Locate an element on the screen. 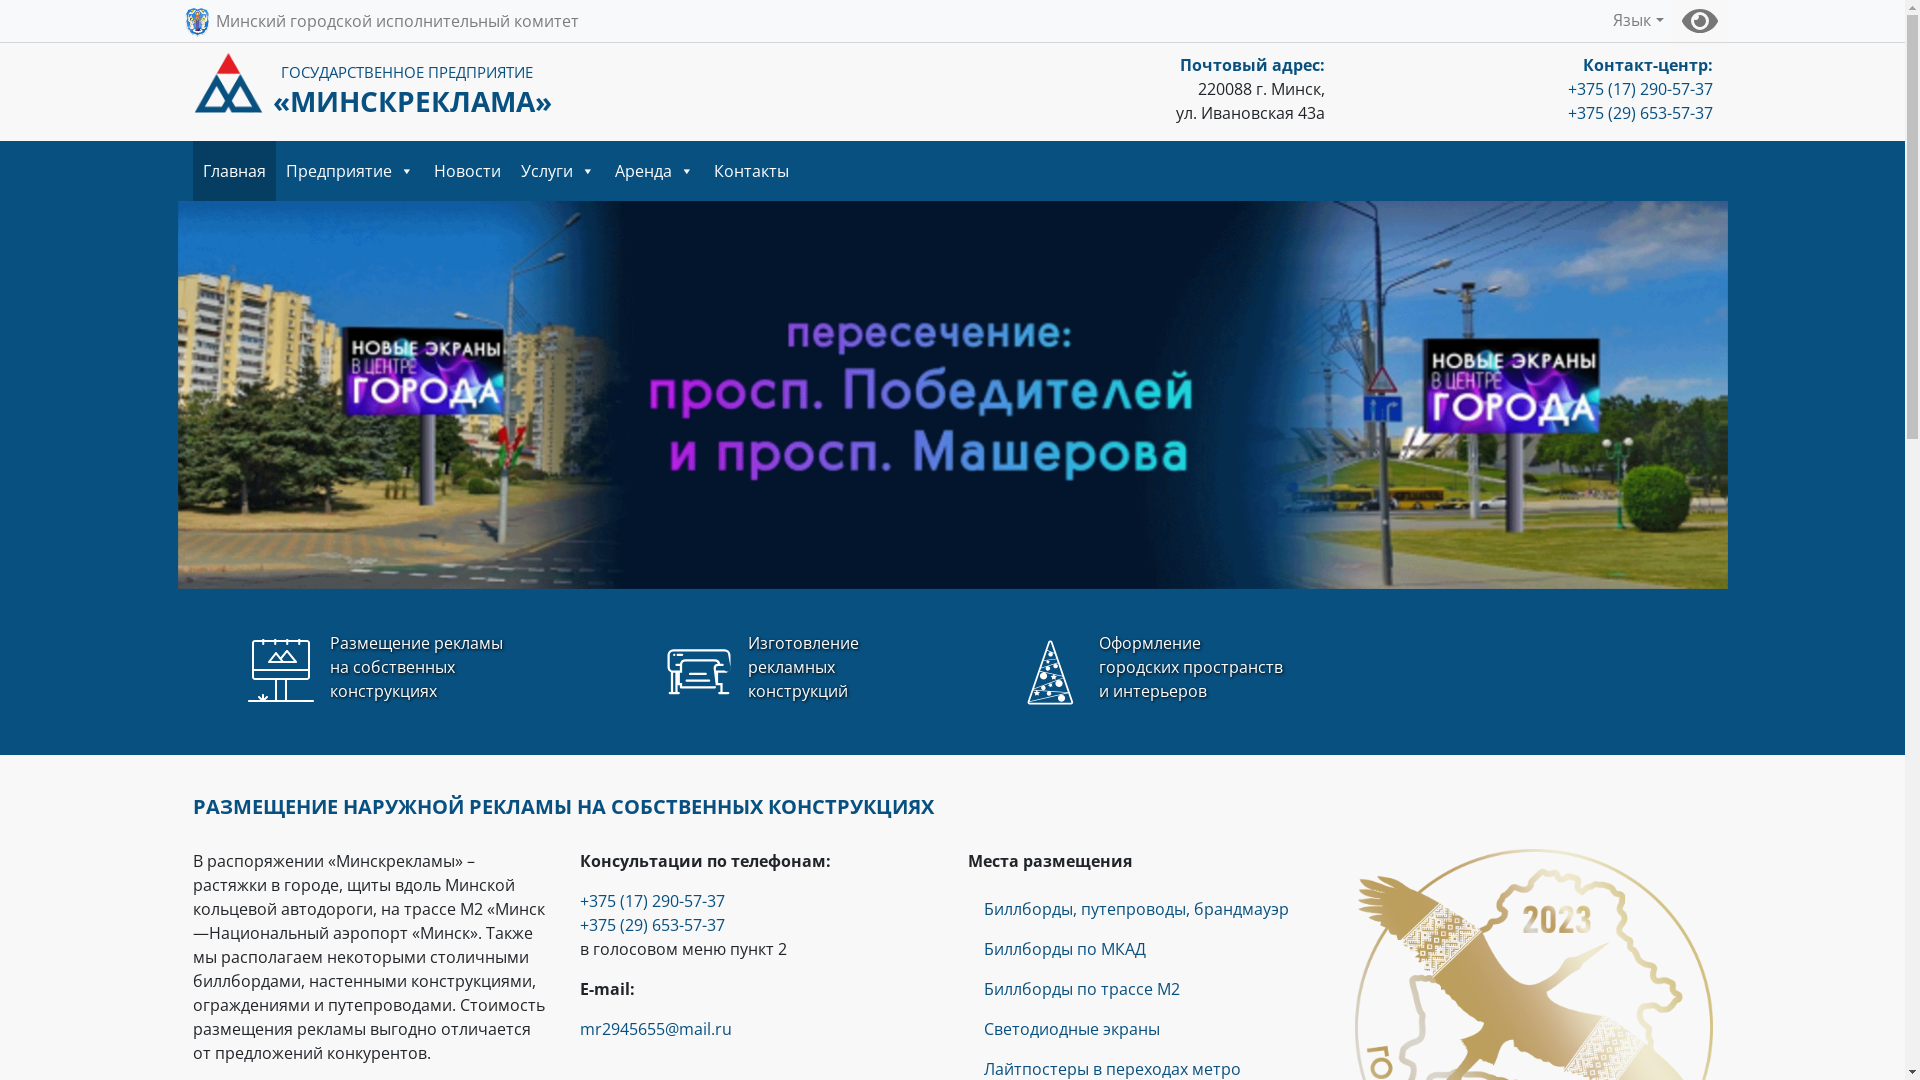 The image size is (1920, 1080). '+375 (29) 653-57-37' is located at coordinates (579, 925).